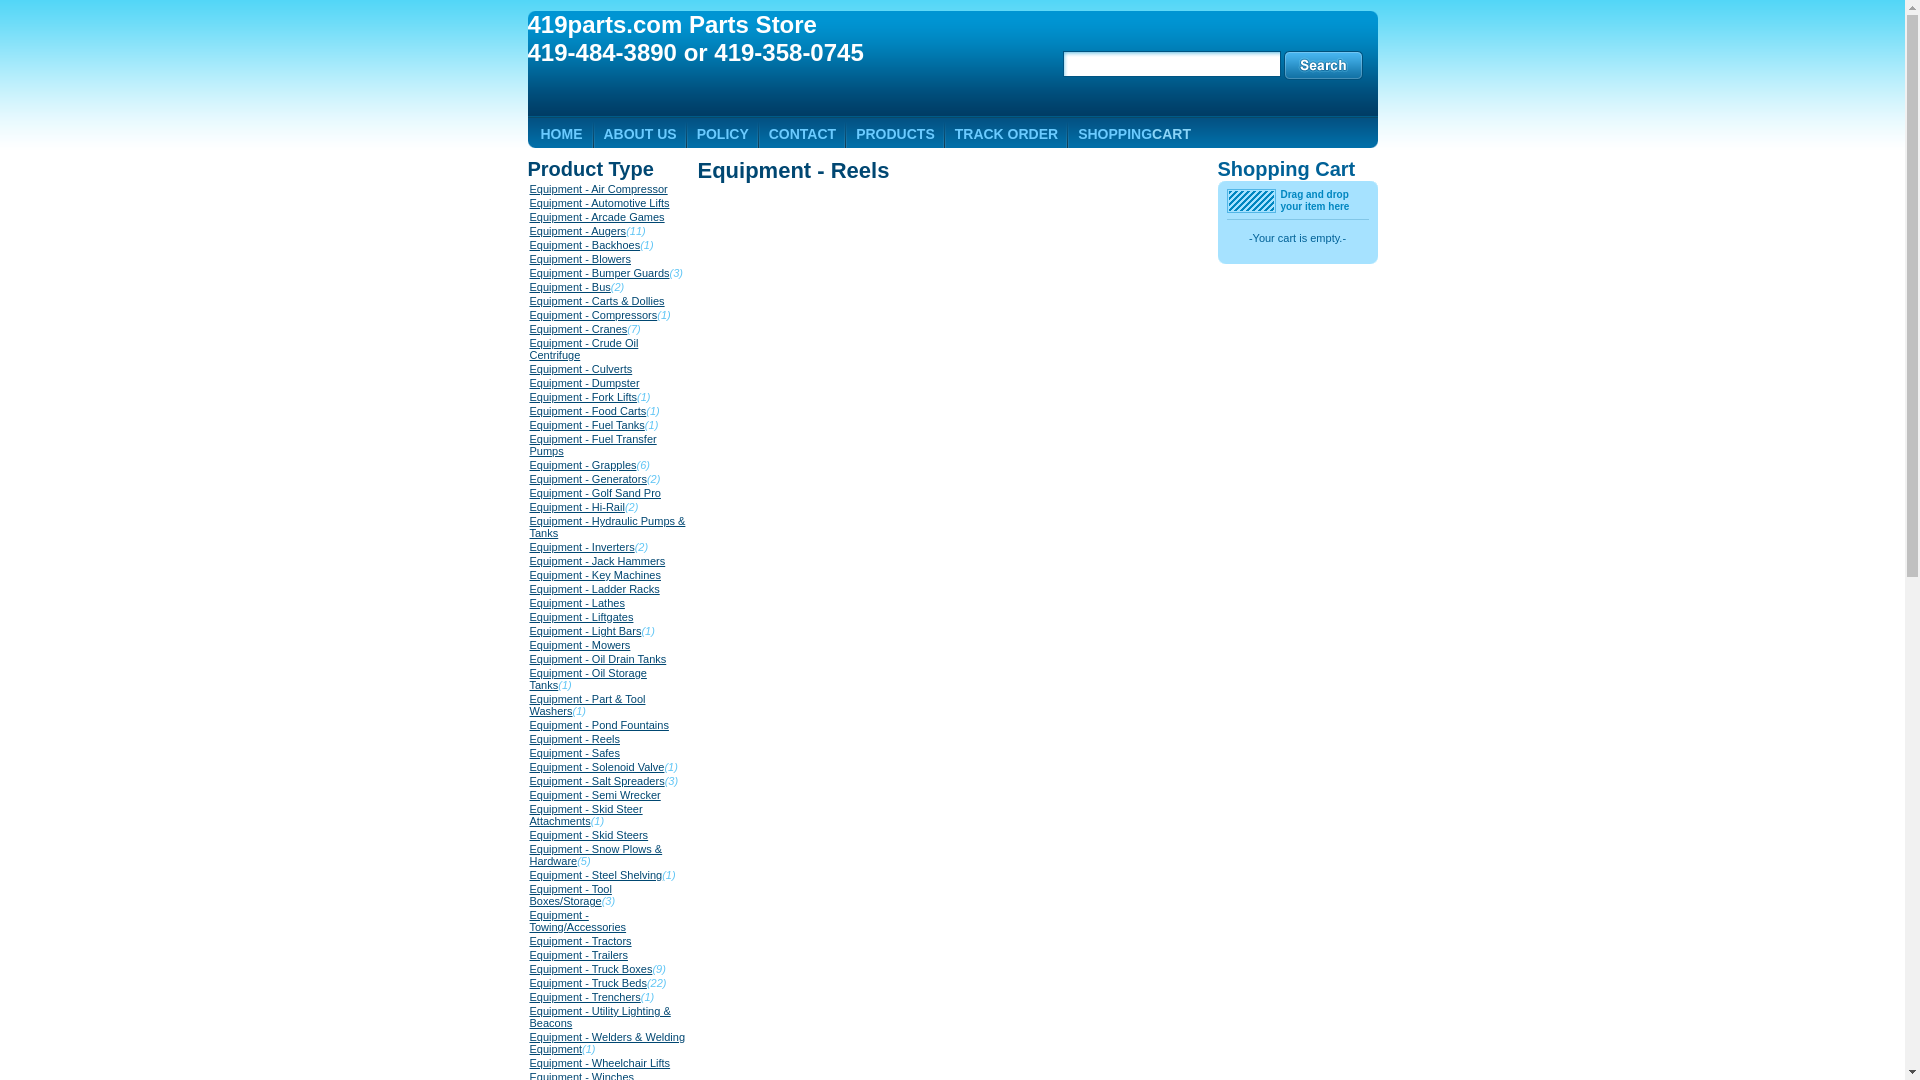  Describe the element at coordinates (580, 369) in the screenshot. I see `'Equipment - Culverts'` at that location.